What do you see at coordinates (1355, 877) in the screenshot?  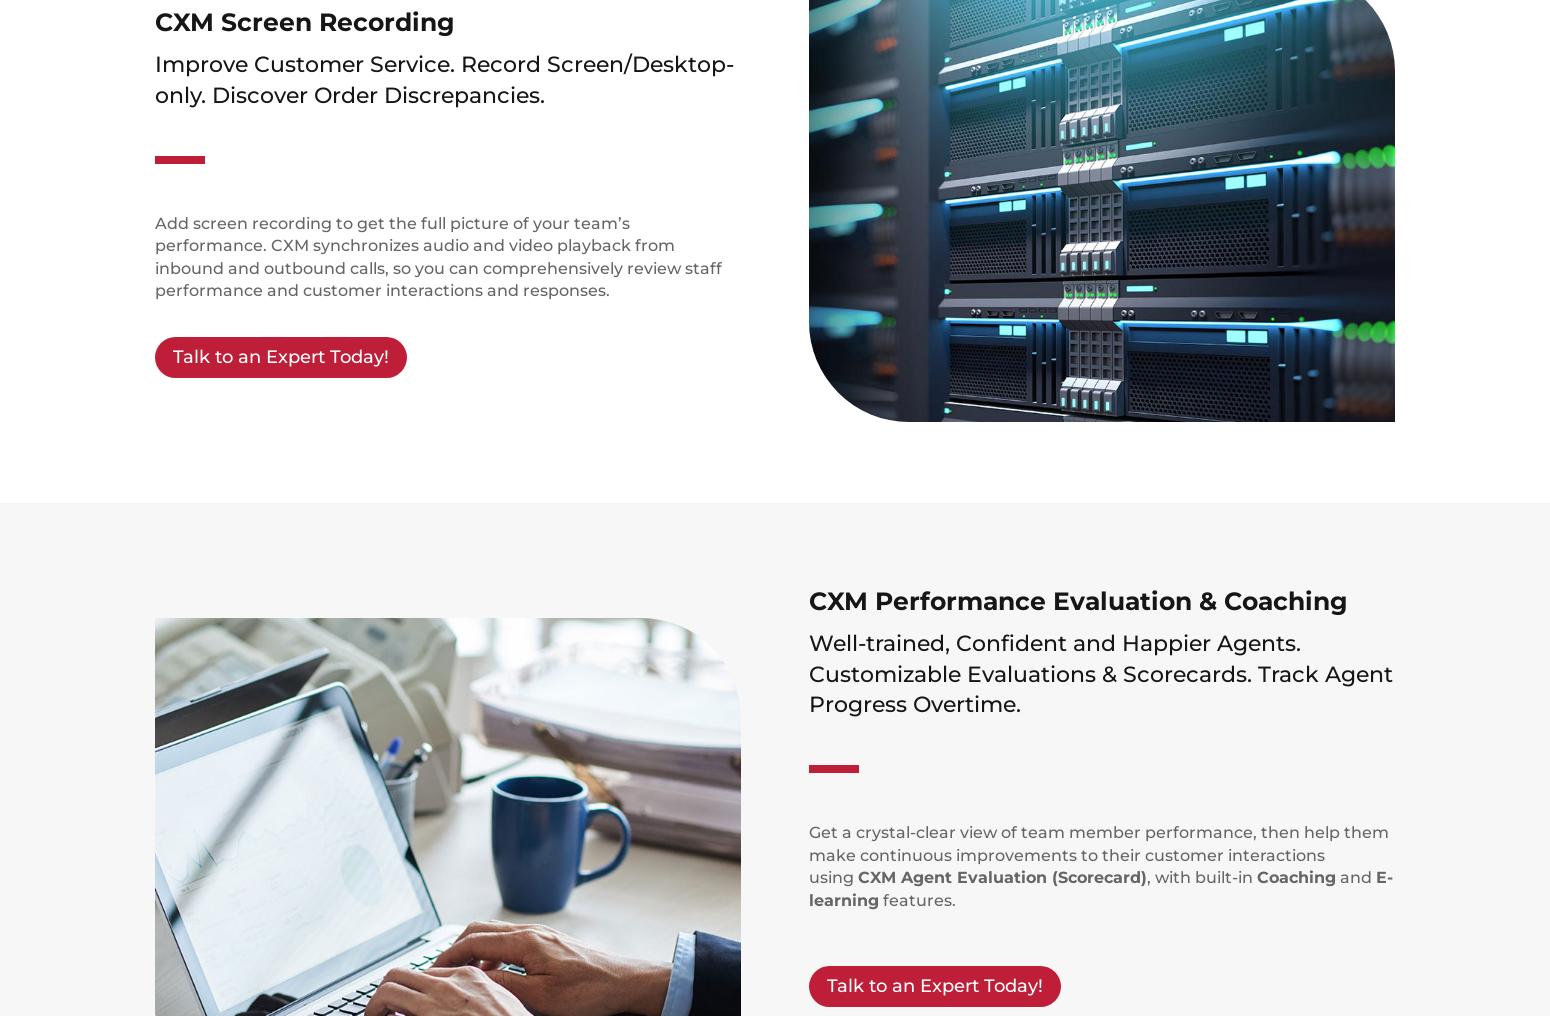 I see `'and'` at bounding box center [1355, 877].